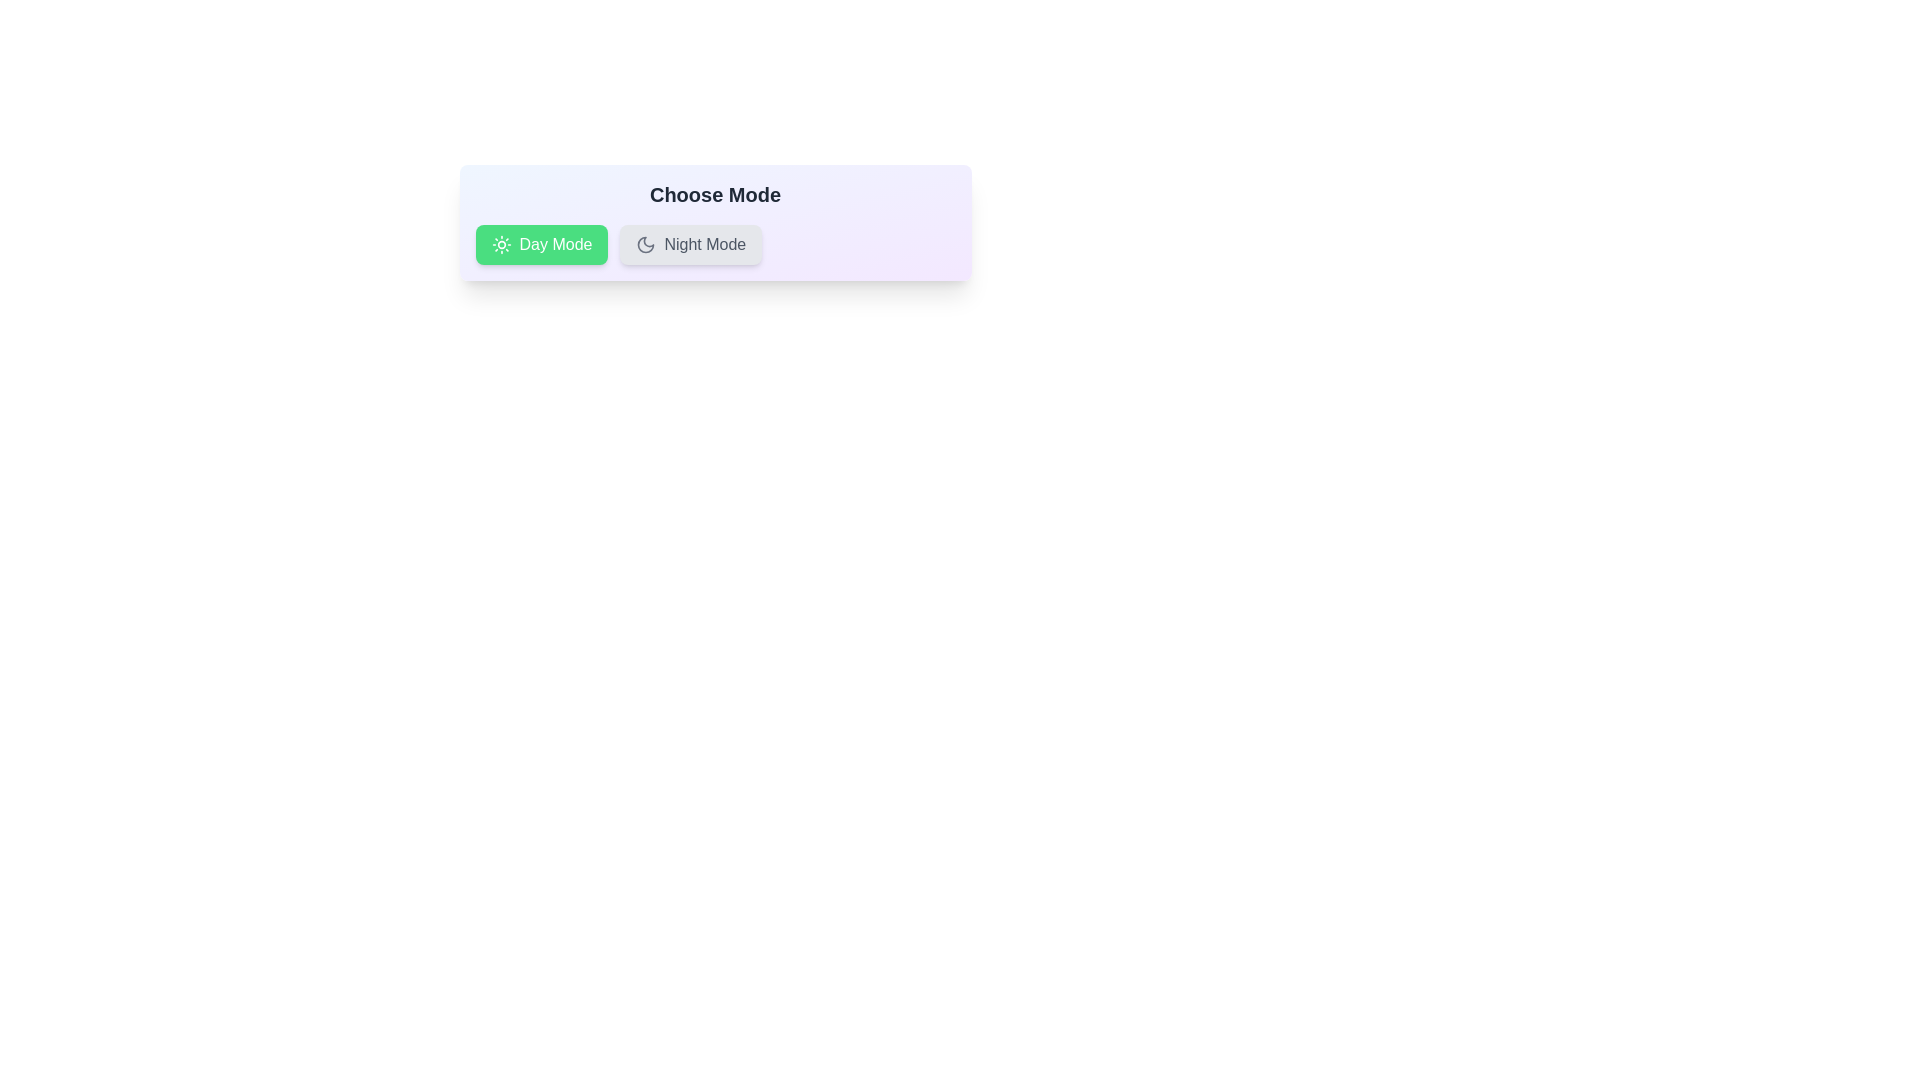 The width and height of the screenshot is (1920, 1080). Describe the element at coordinates (542, 244) in the screenshot. I see `the chip labeled Day Mode` at that location.